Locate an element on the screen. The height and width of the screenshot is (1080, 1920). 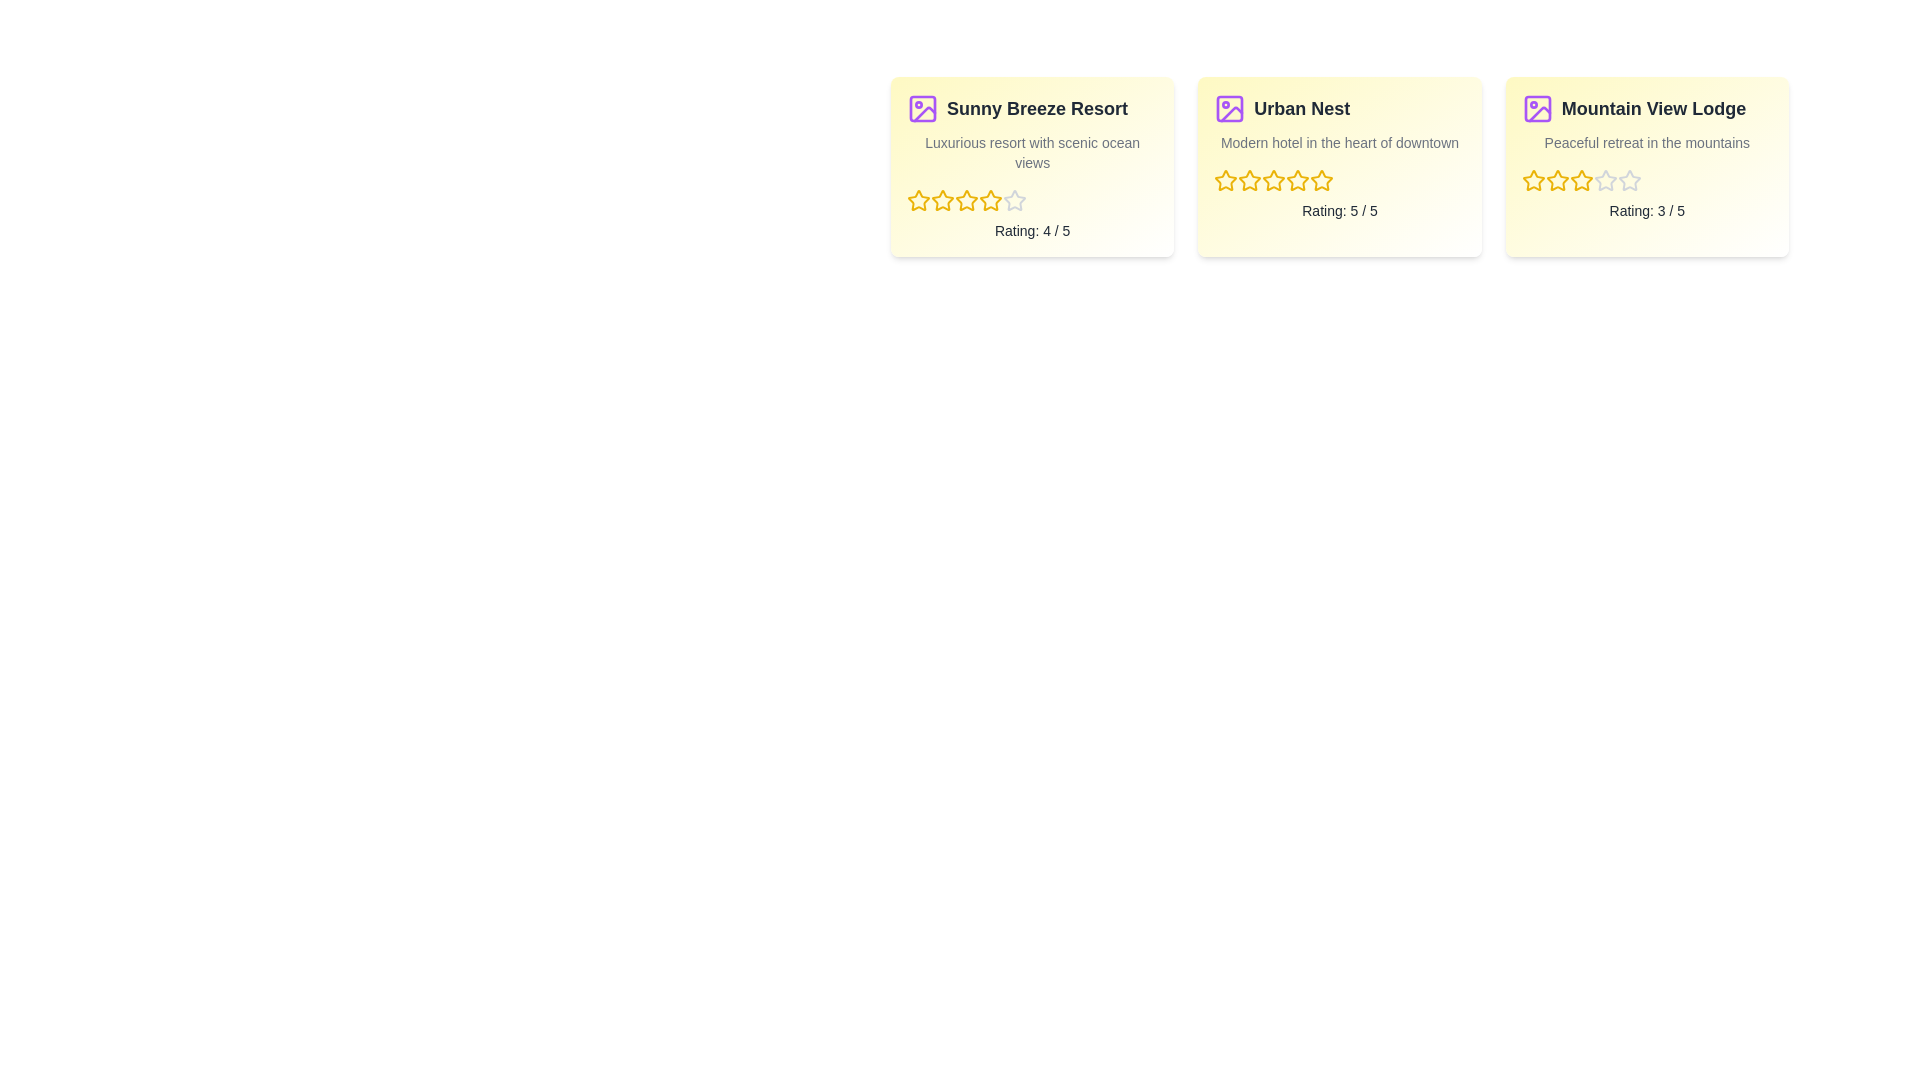
the hotel card for Urban Nest is located at coordinates (1339, 165).